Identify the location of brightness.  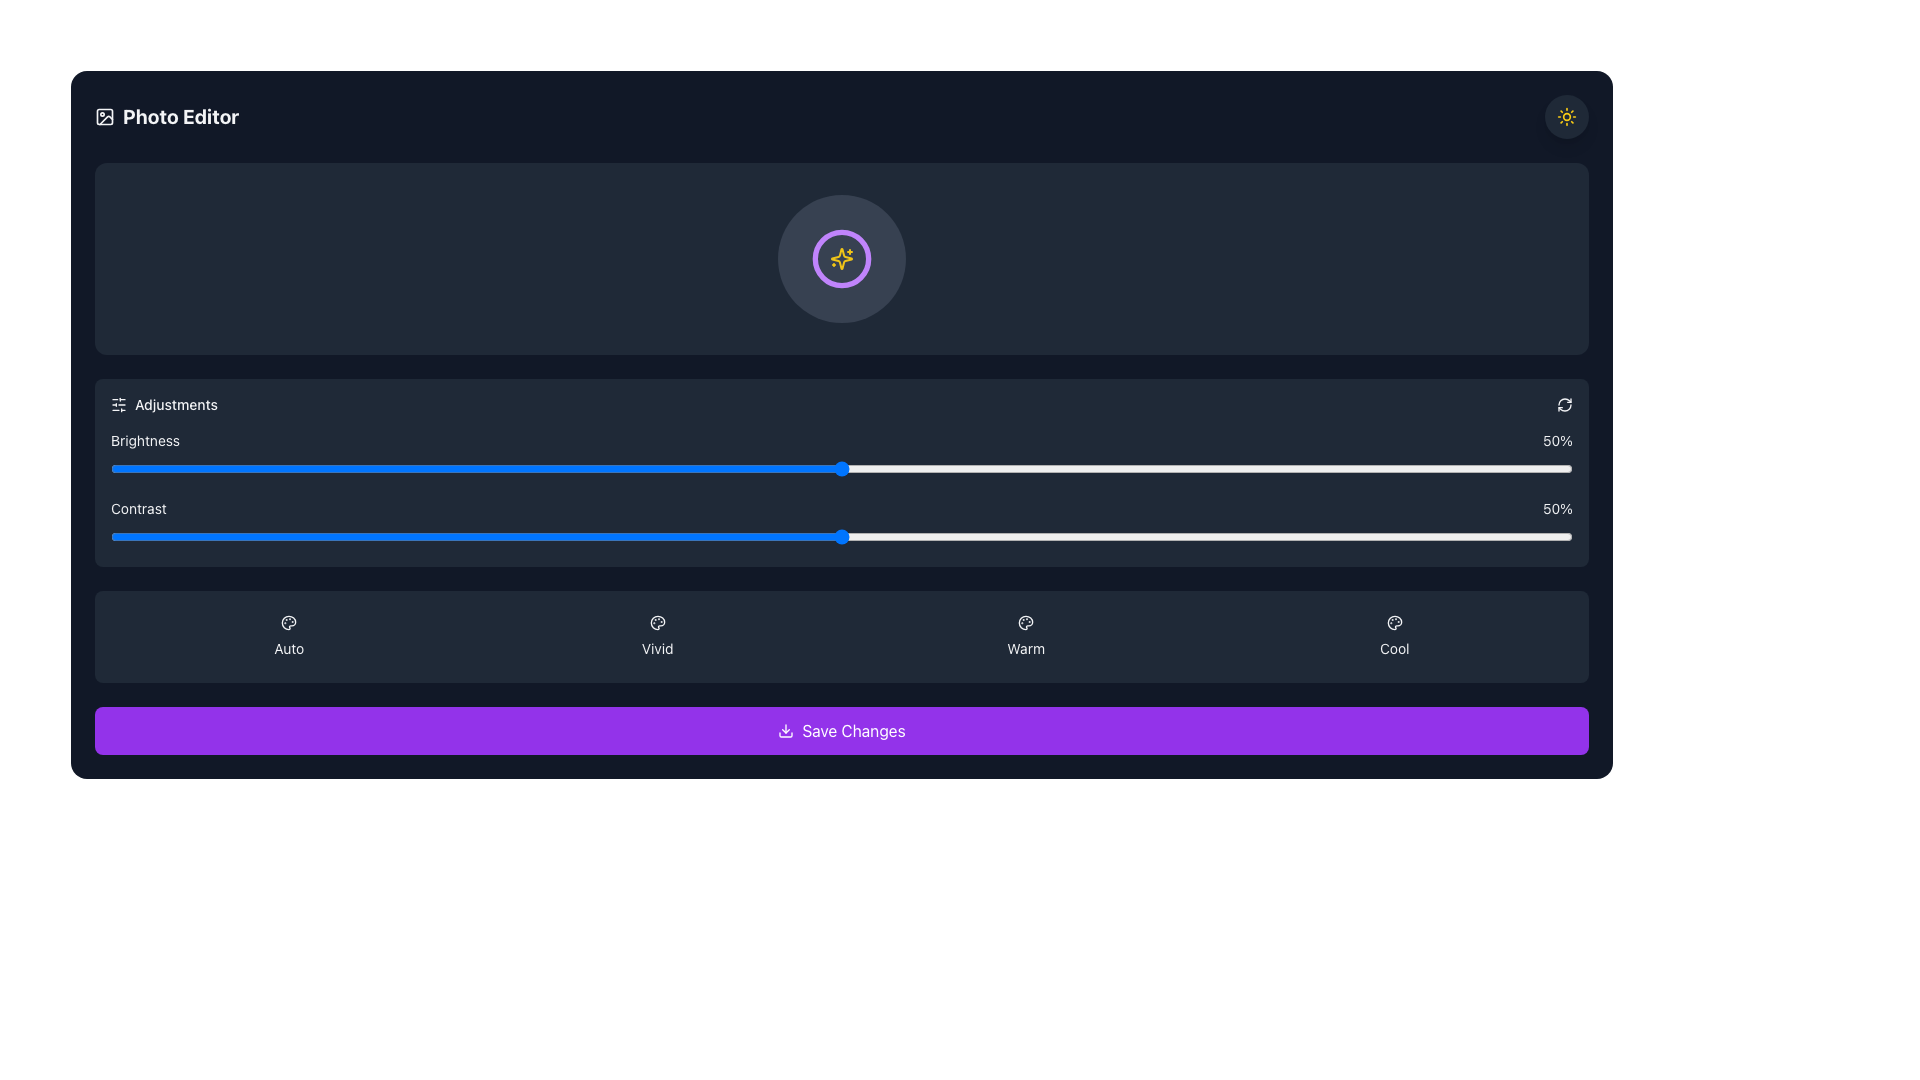
(607, 469).